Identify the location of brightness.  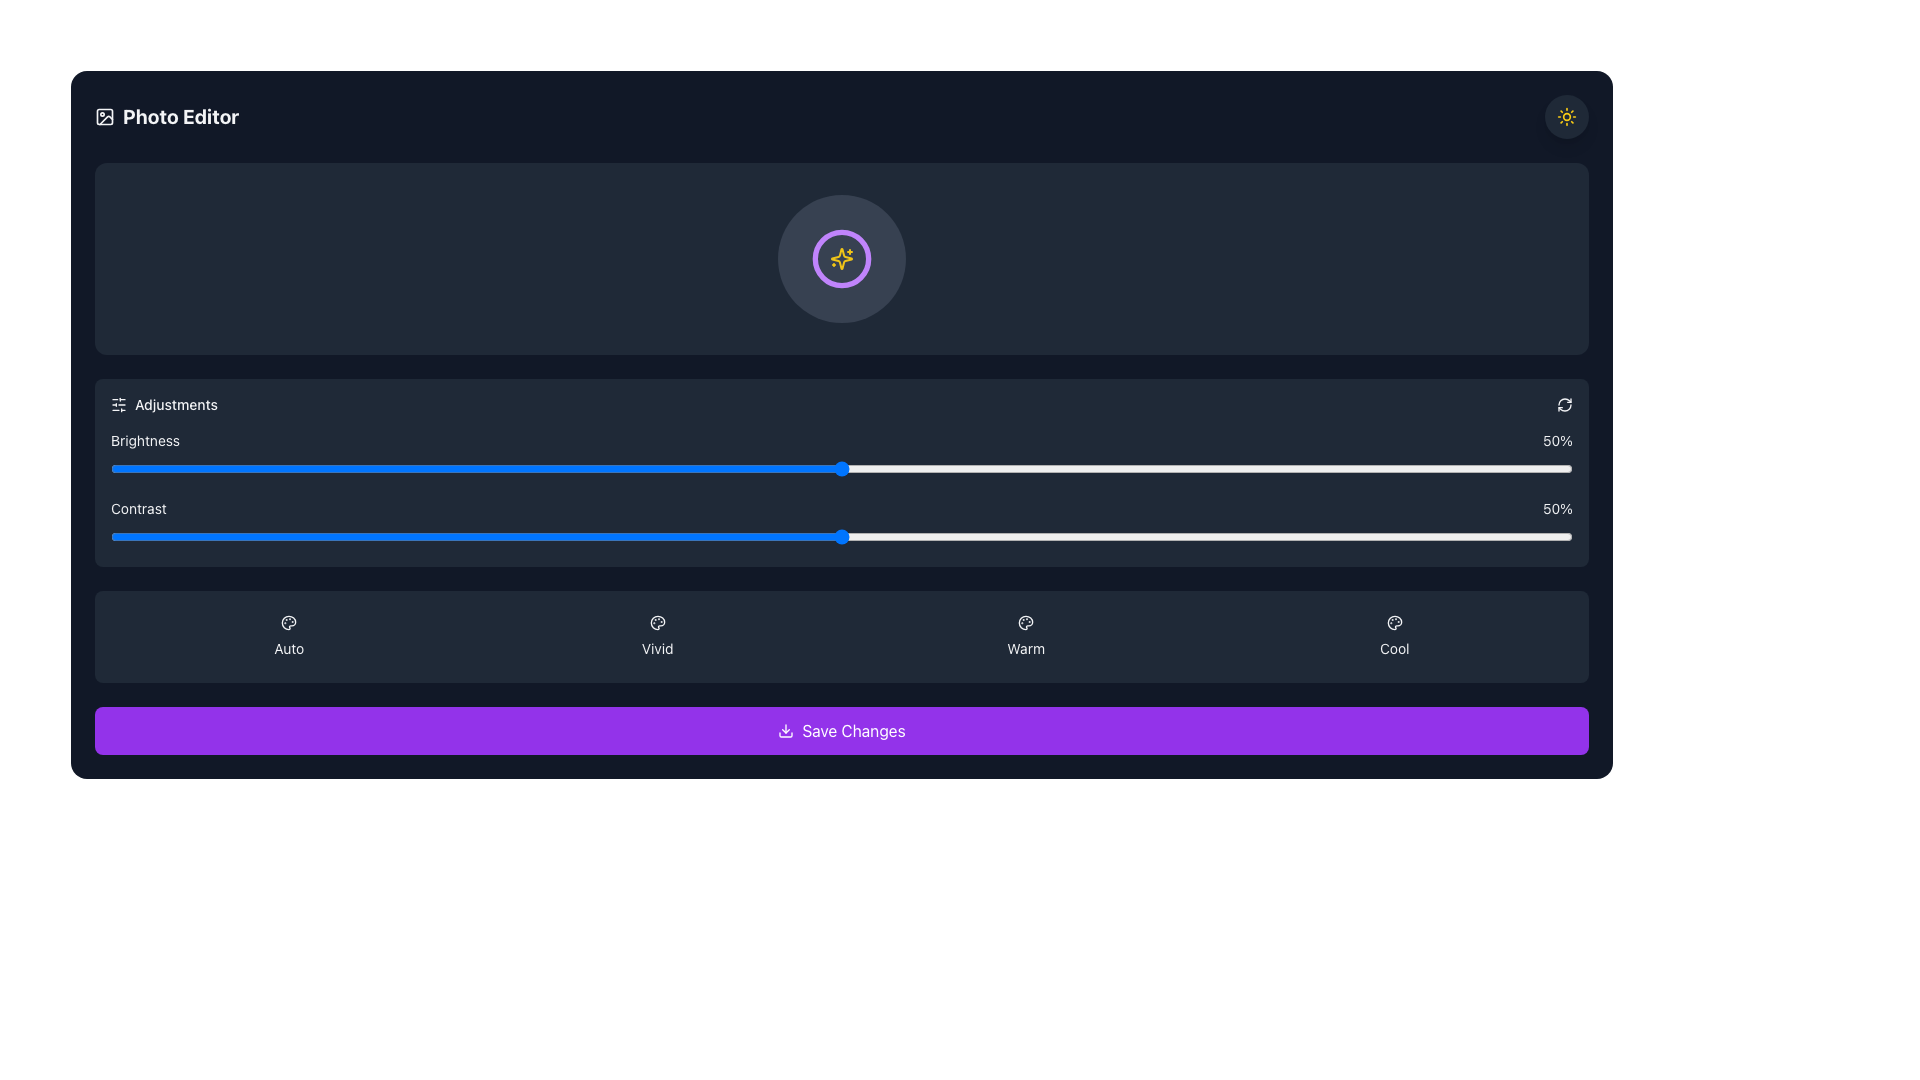
(607, 469).